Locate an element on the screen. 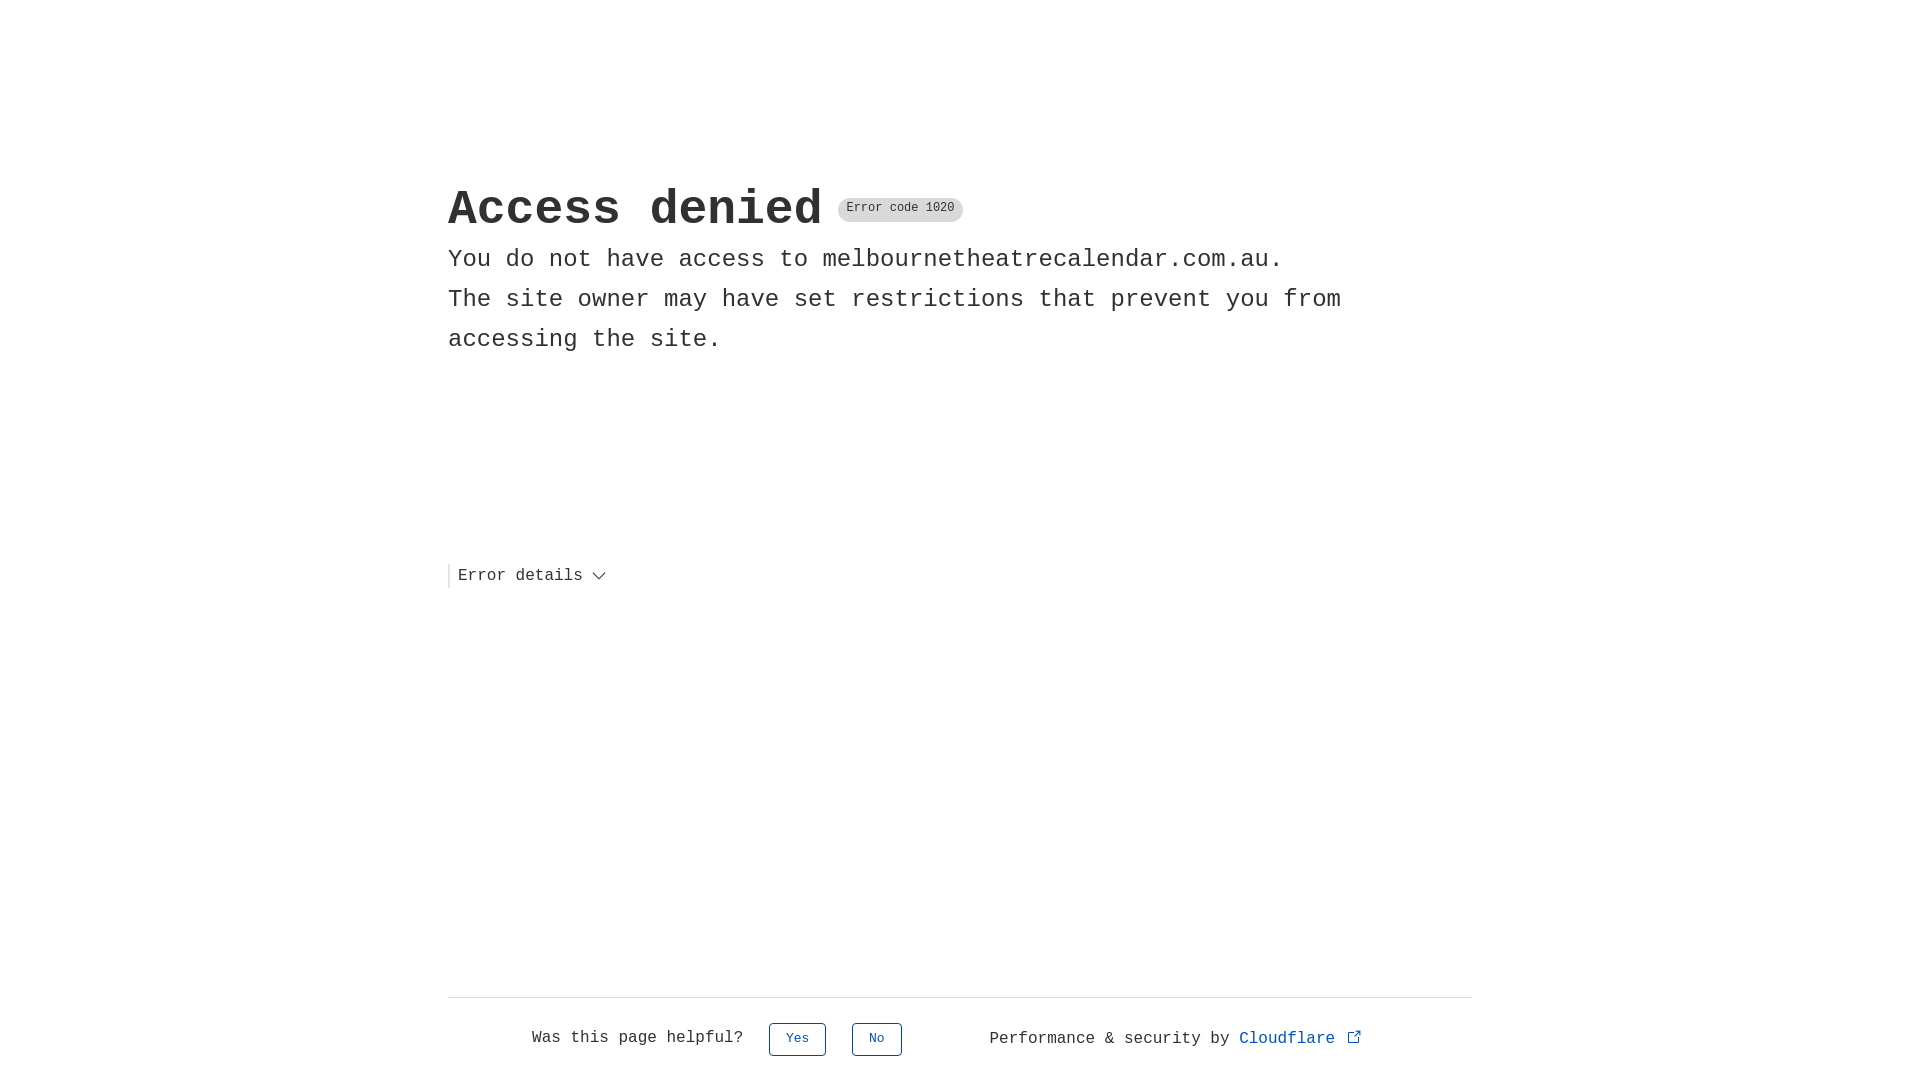  'Cloudflare' is located at coordinates (1301, 1037).